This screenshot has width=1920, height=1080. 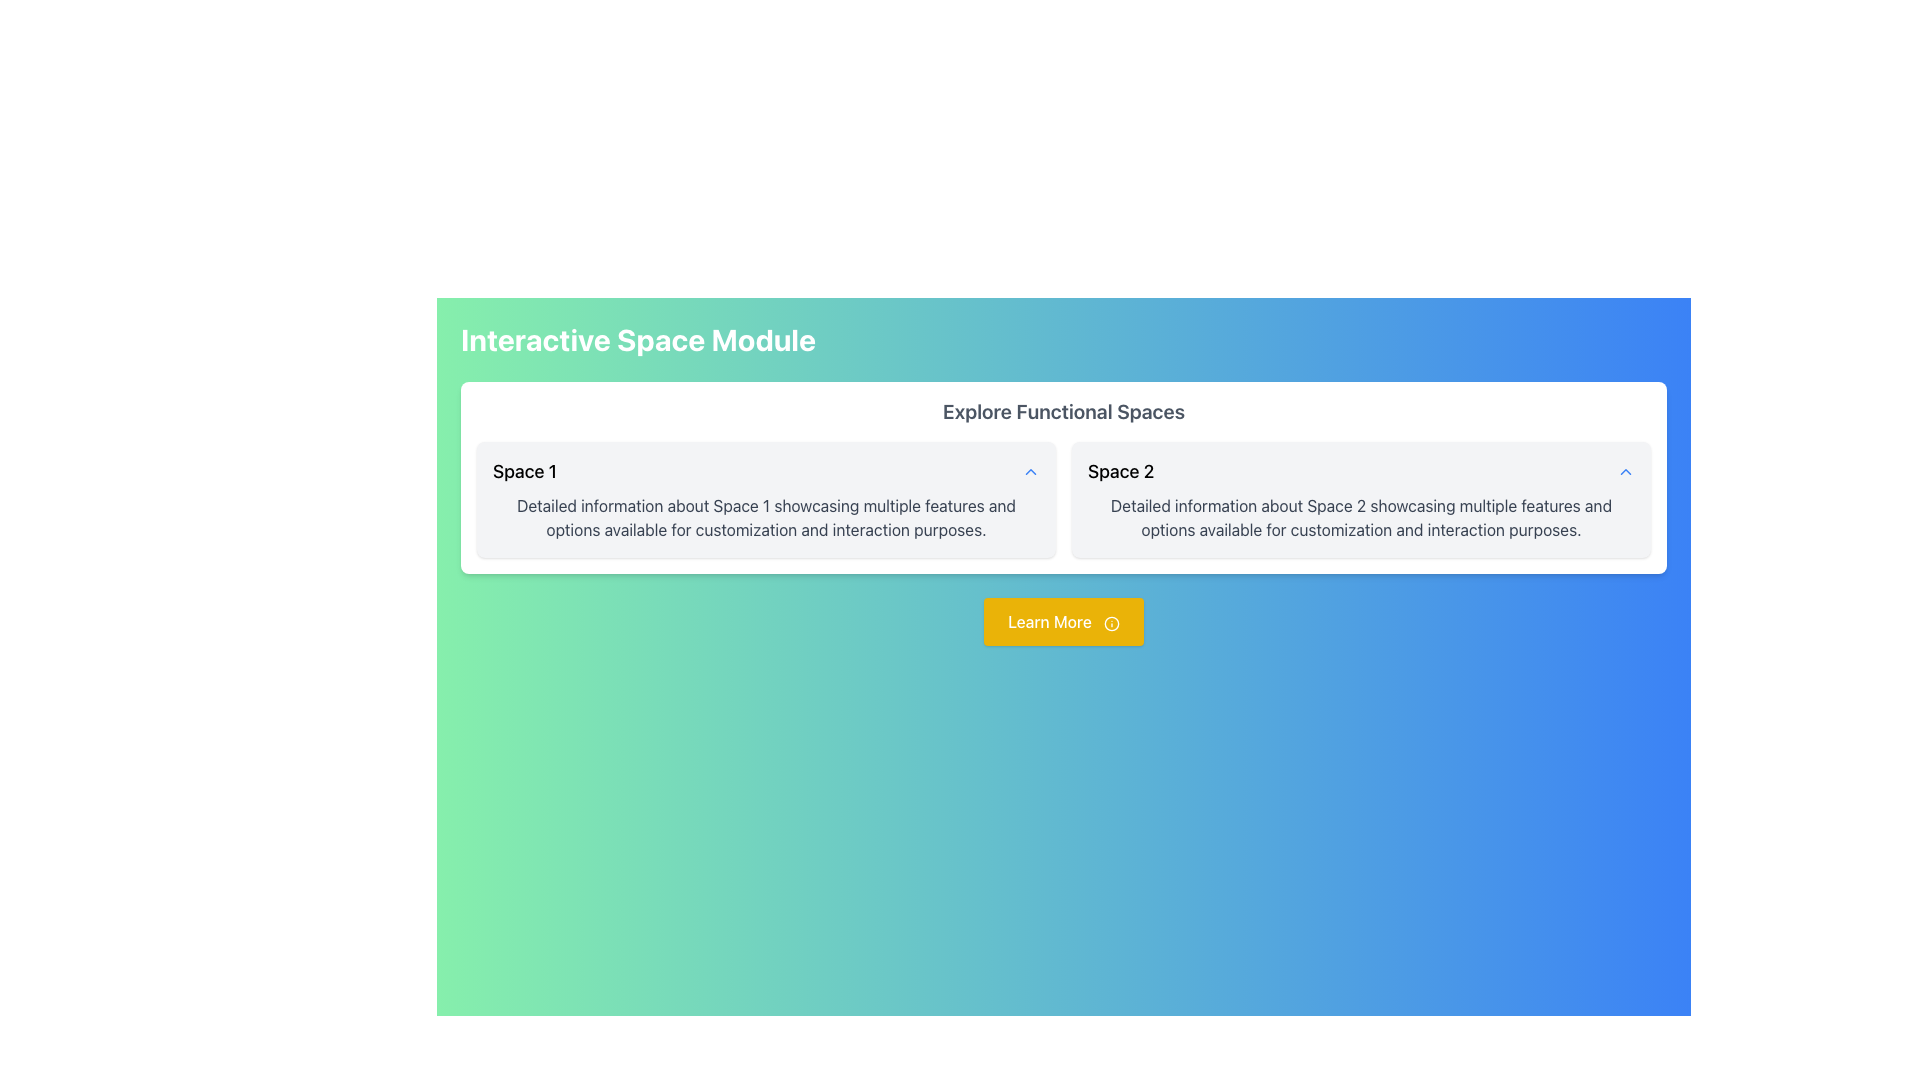 What do you see at coordinates (1360, 516) in the screenshot?
I see `text block describing 'Detailed information about Space 2 showcasing multiple features and options available for customization and interaction purposes.' located under the title 'Space 2' in the 'Explore Functional Spaces' section` at bounding box center [1360, 516].